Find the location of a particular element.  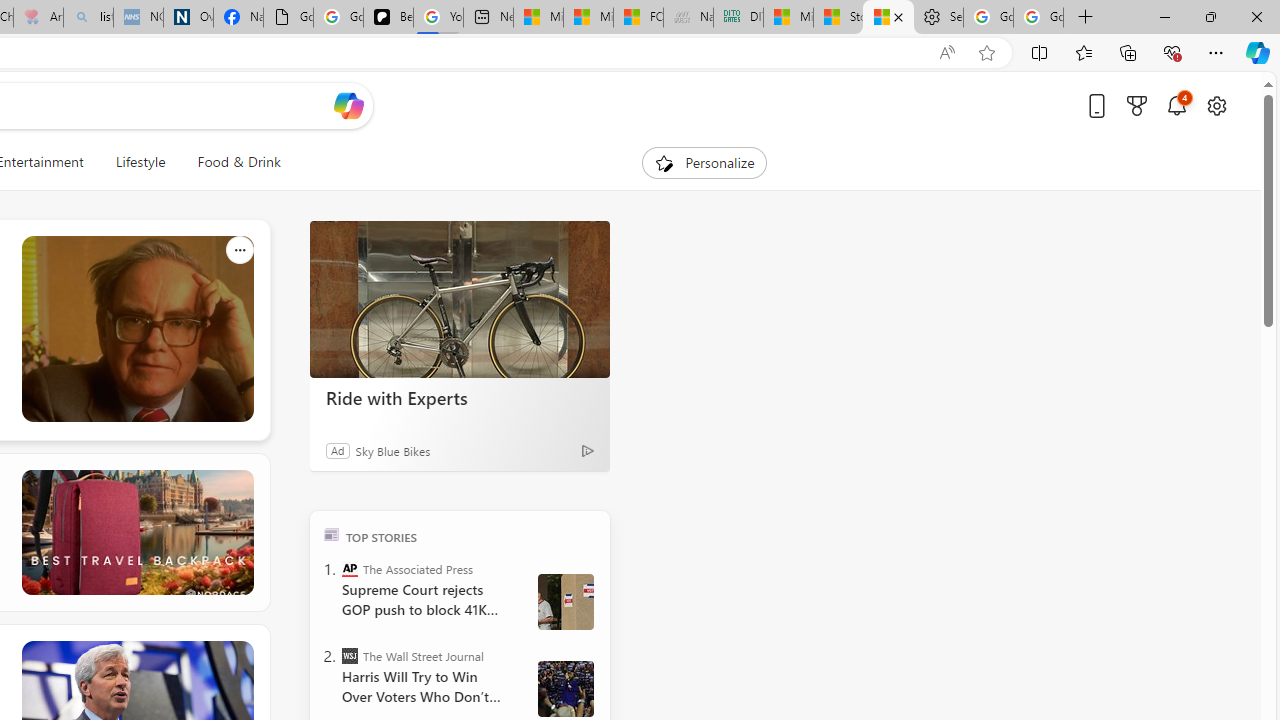

'Food & Drink' is located at coordinates (239, 162).